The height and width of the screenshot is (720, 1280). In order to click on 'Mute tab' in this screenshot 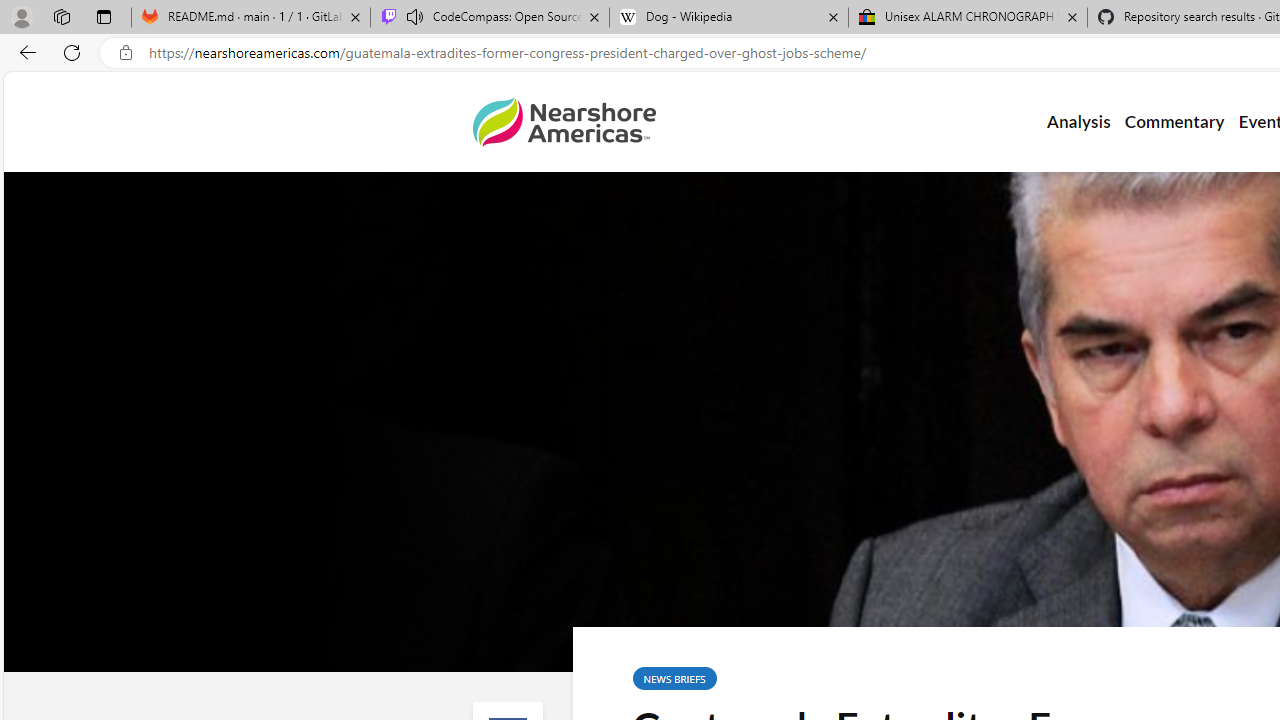, I will do `click(413, 16)`.